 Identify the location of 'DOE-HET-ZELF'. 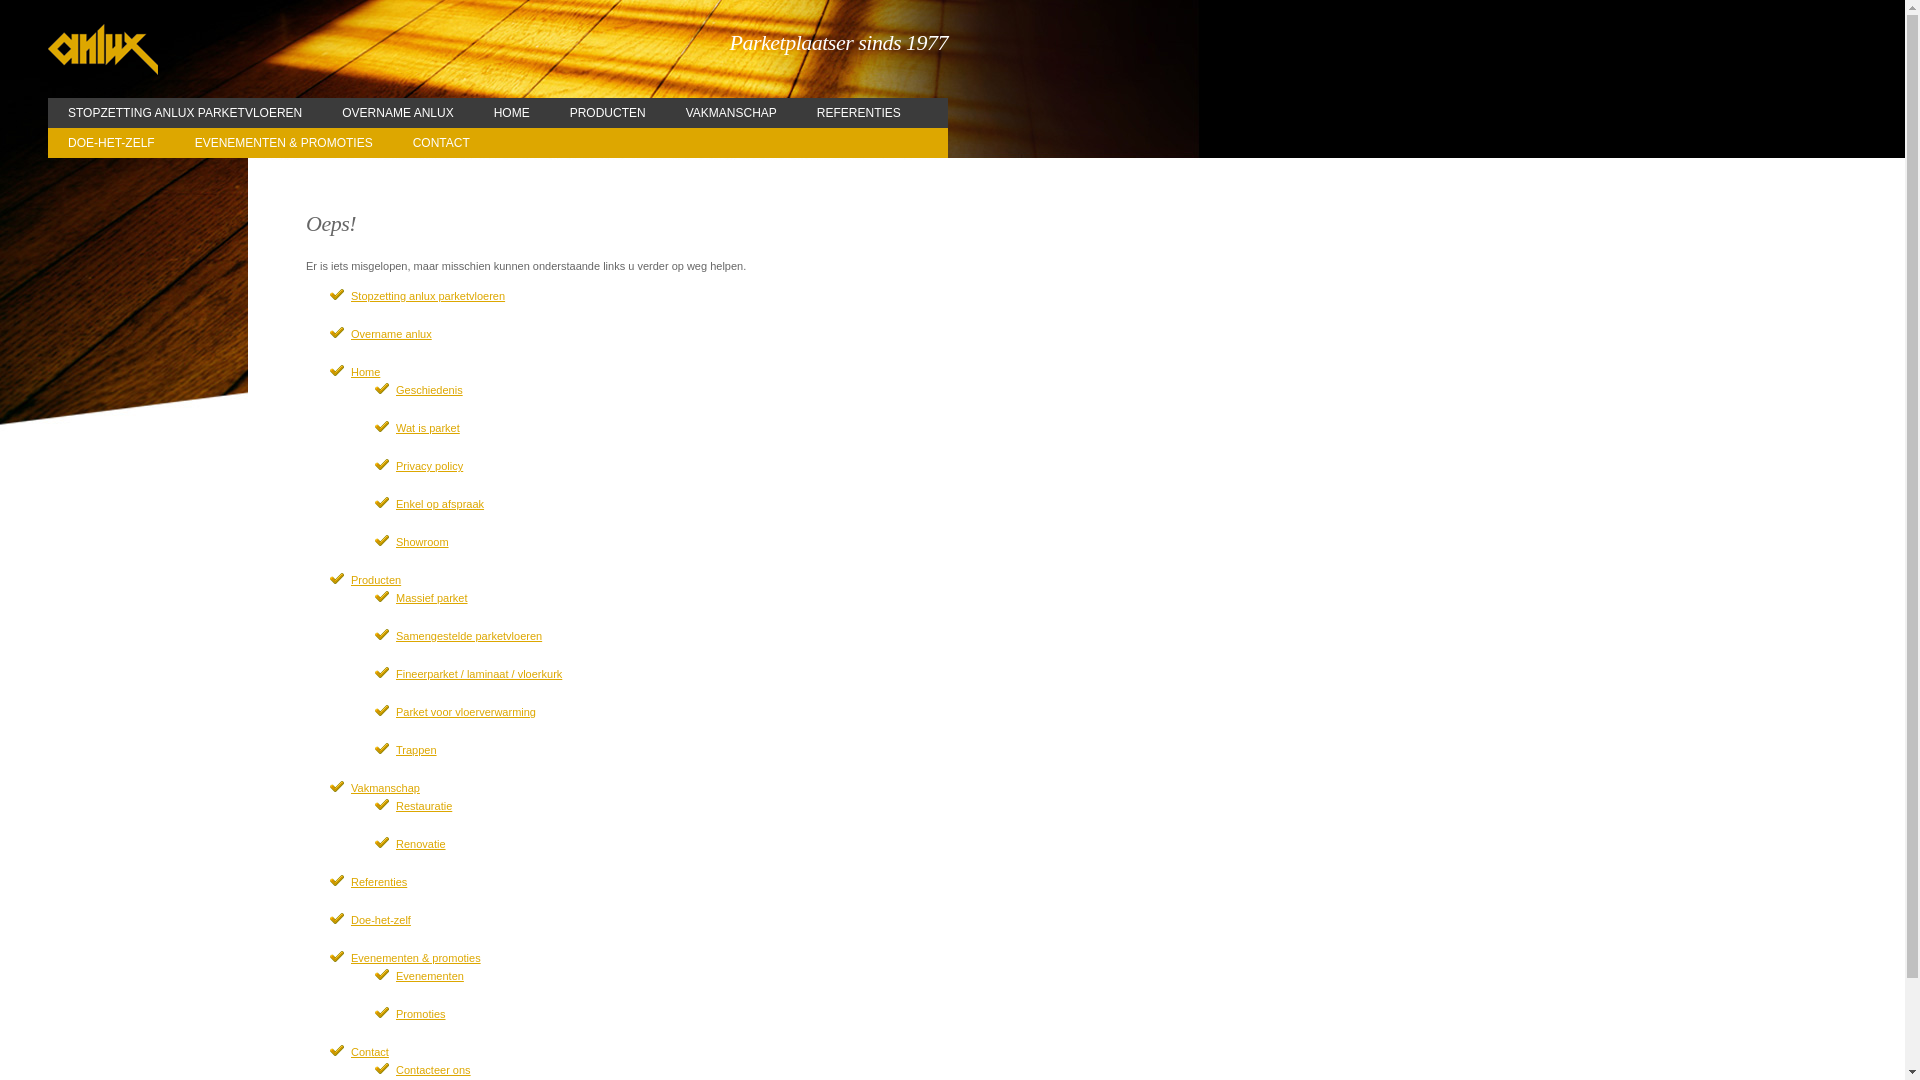
(110, 141).